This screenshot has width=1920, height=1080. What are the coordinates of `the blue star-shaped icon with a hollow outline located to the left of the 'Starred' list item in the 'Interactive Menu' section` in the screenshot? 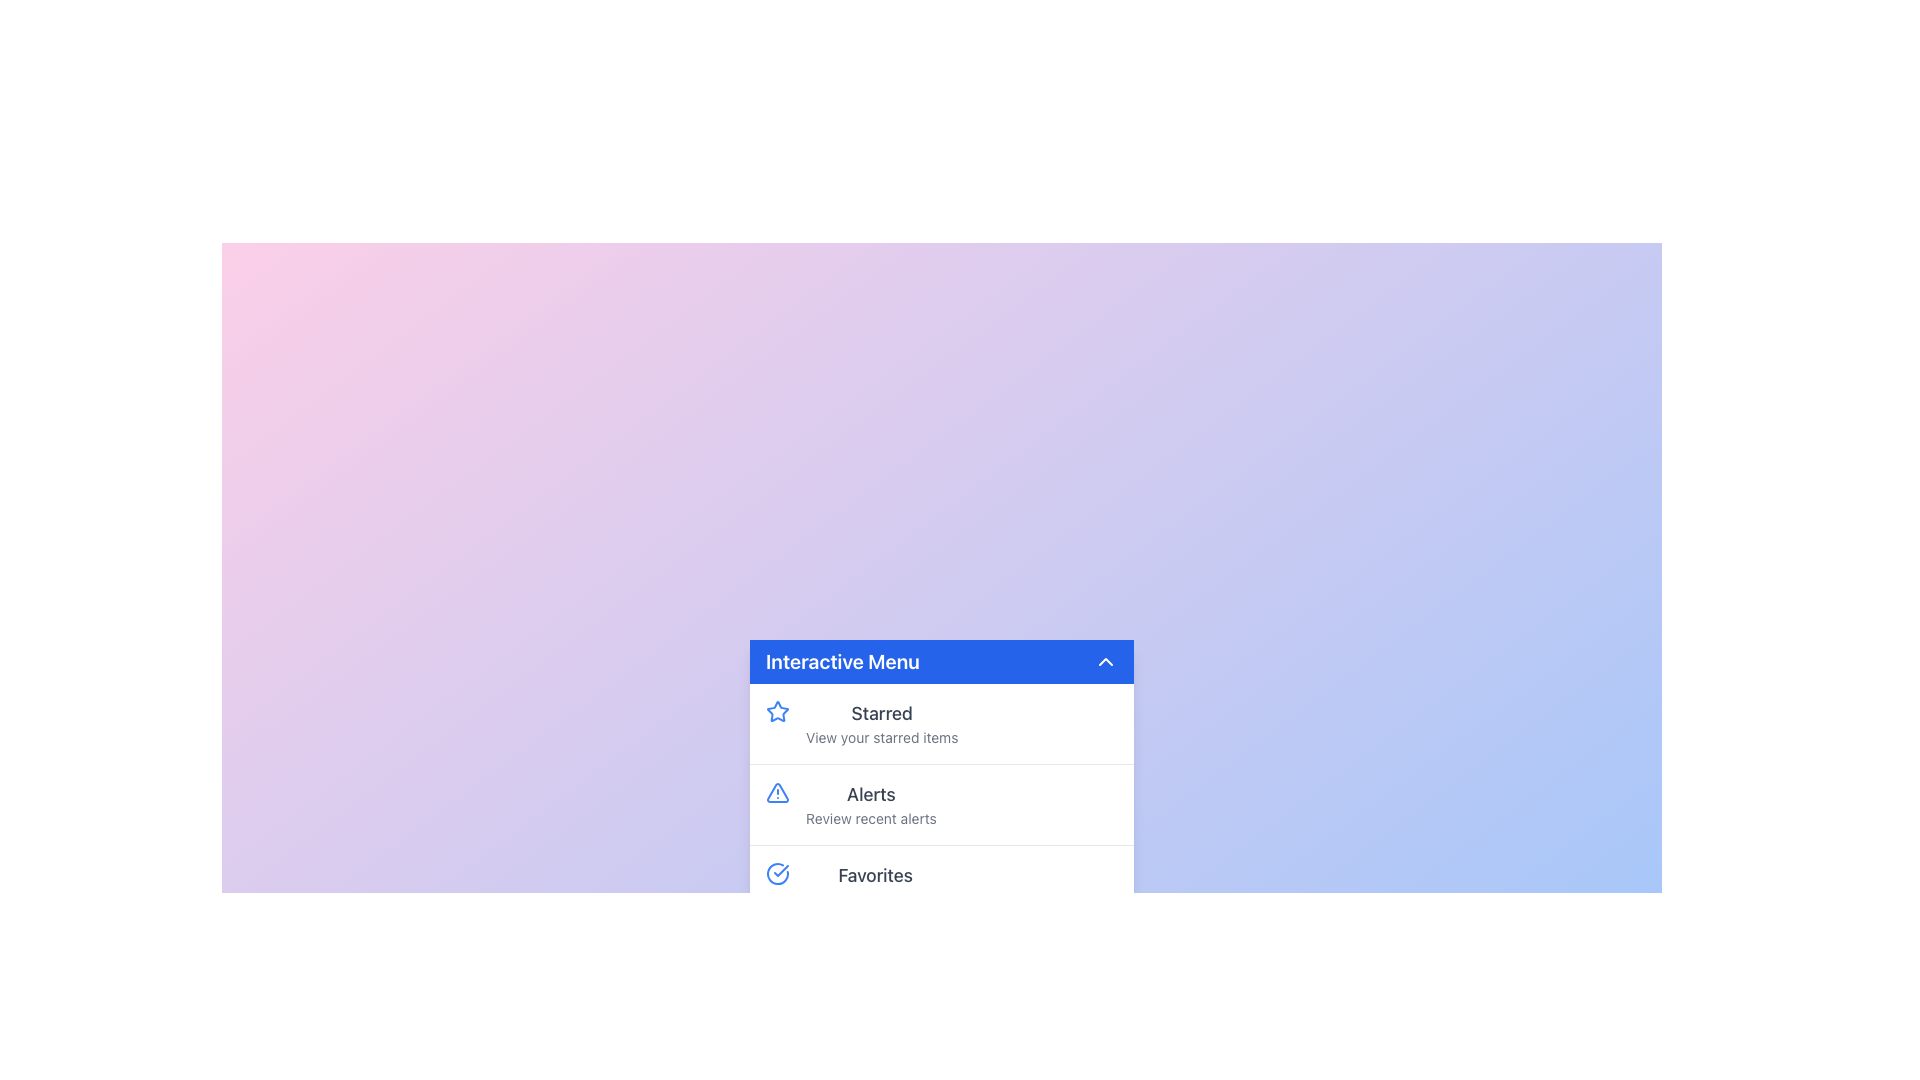 It's located at (776, 711).